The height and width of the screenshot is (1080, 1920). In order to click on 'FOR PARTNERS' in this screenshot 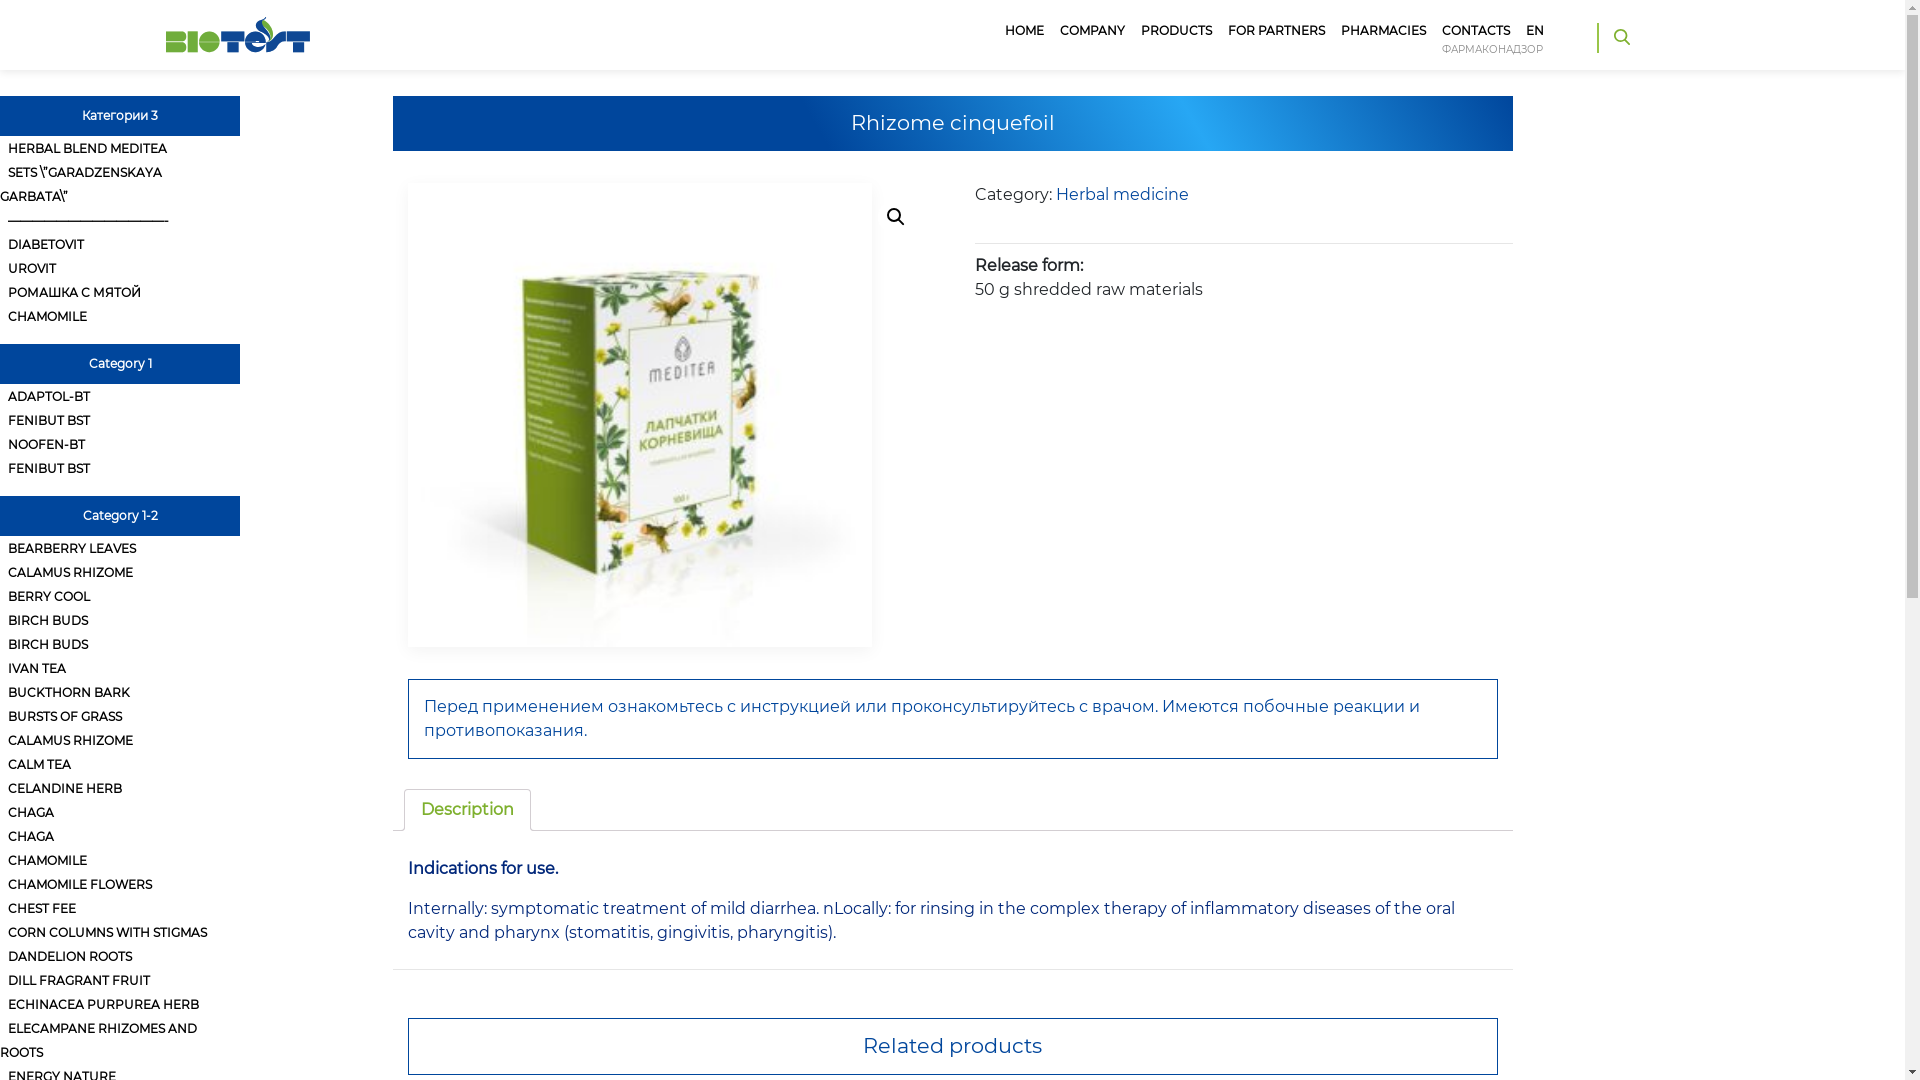, I will do `click(1275, 30)`.